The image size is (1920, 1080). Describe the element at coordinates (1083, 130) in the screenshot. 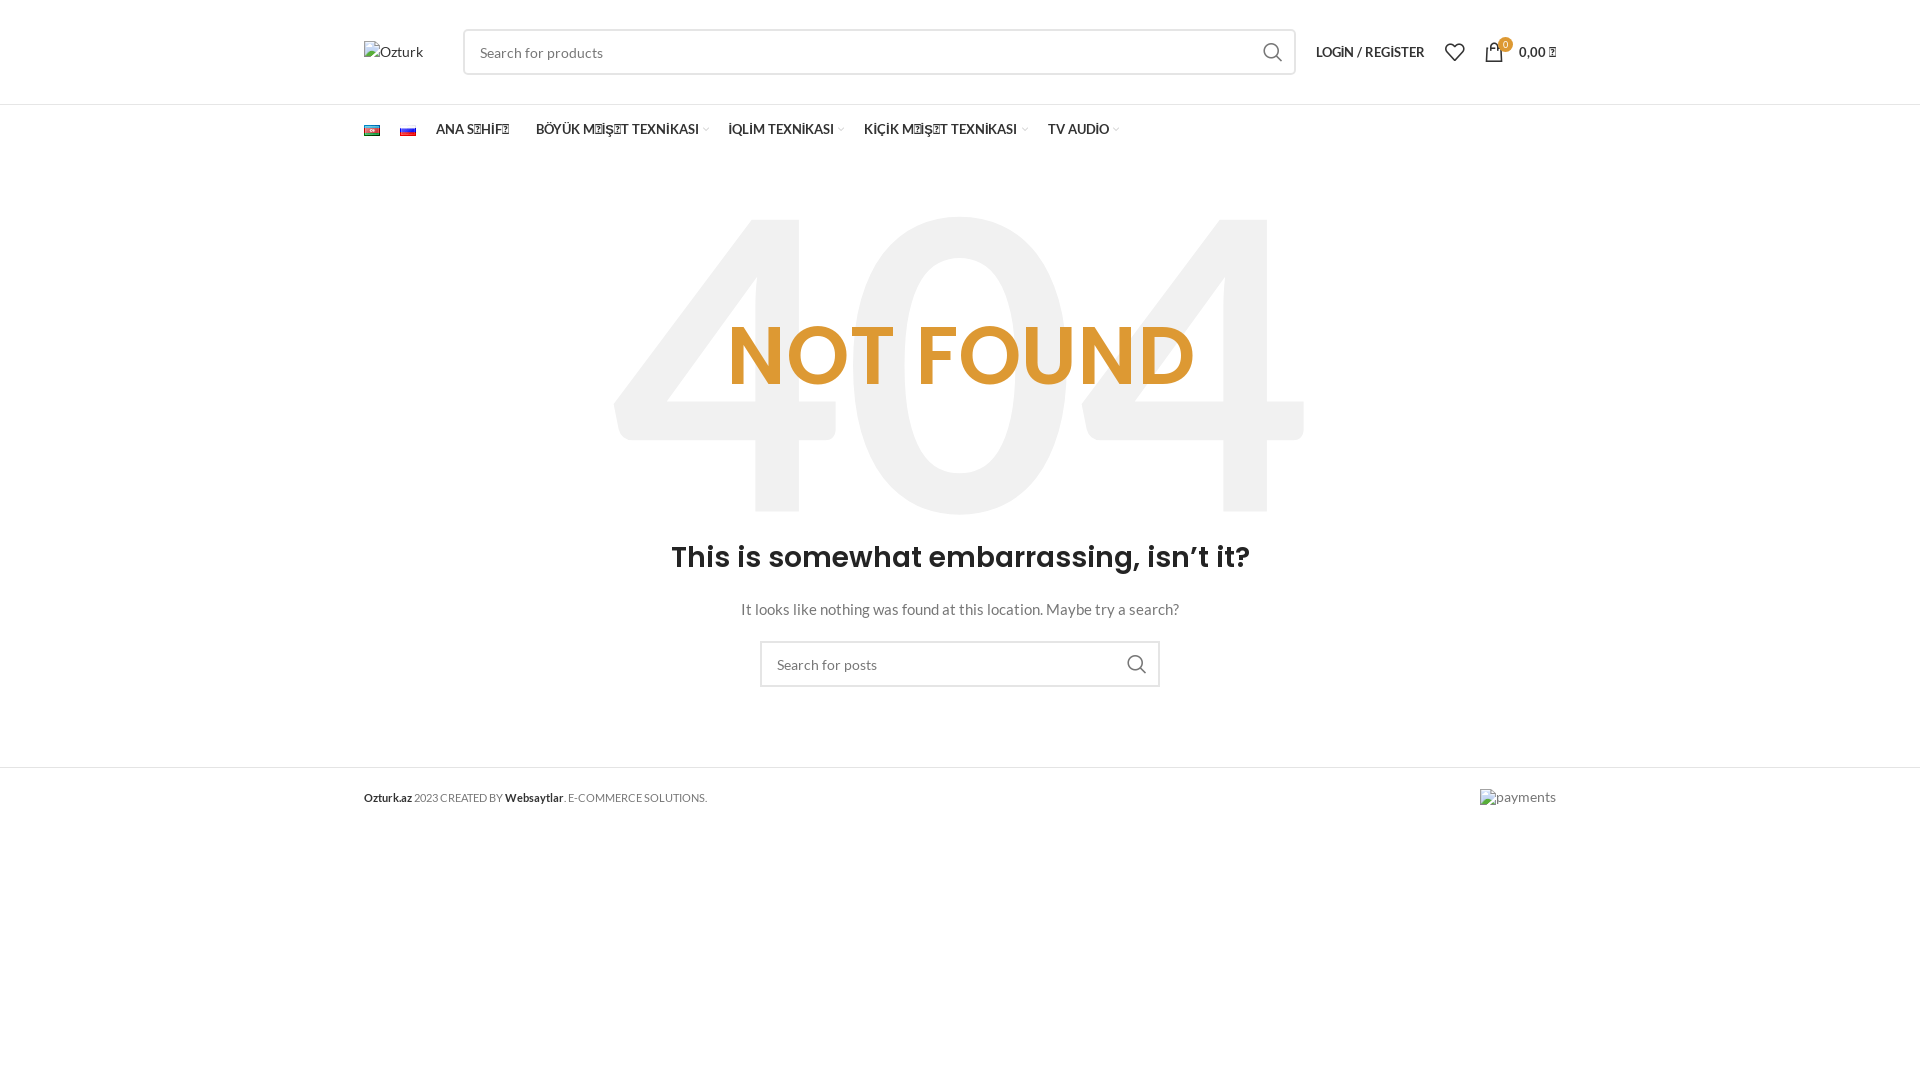

I see `'TV AUDIO'` at that location.